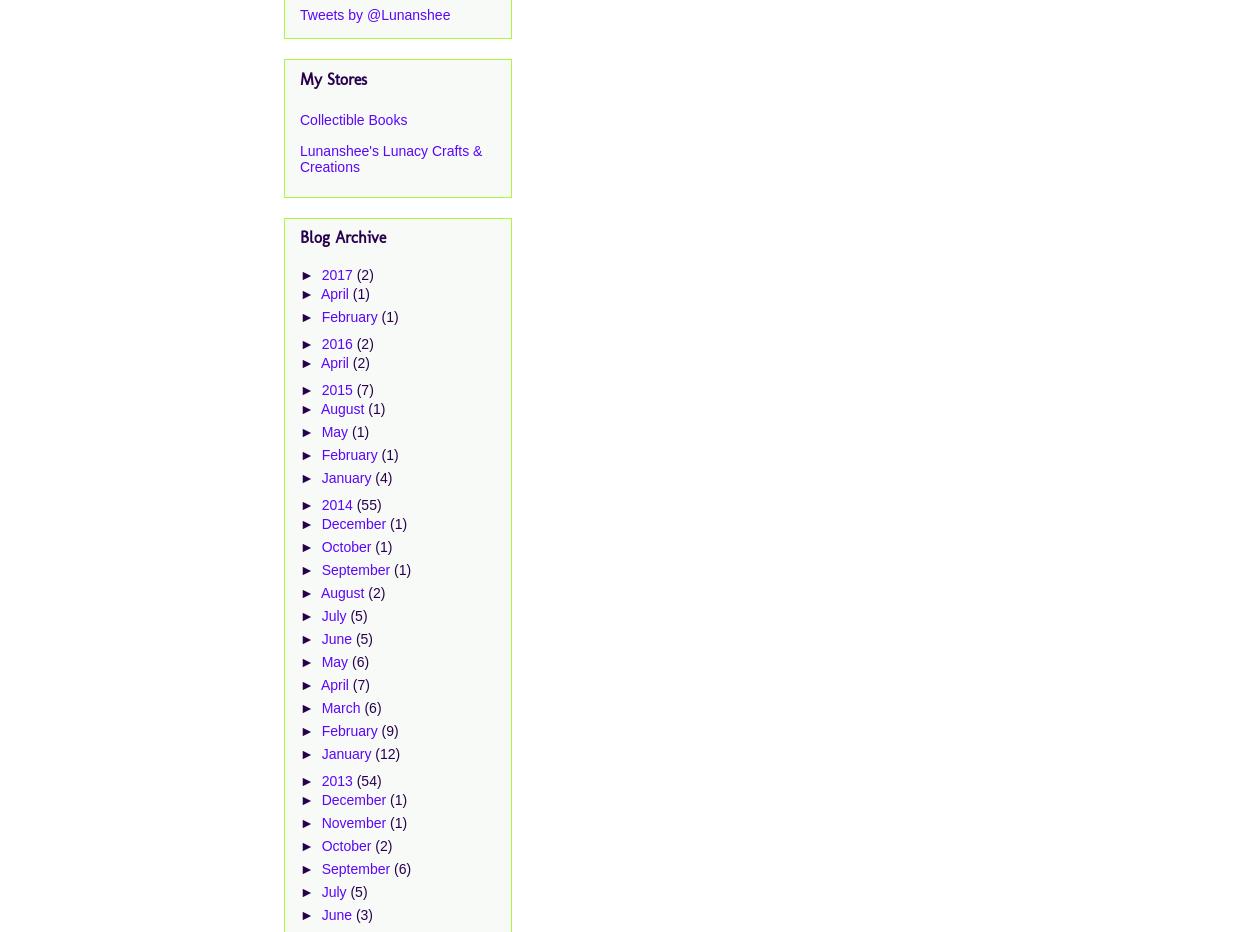 This screenshot has width=1258, height=932. Describe the element at coordinates (300, 14) in the screenshot. I see `'Tweets by @Lunanshee'` at that location.